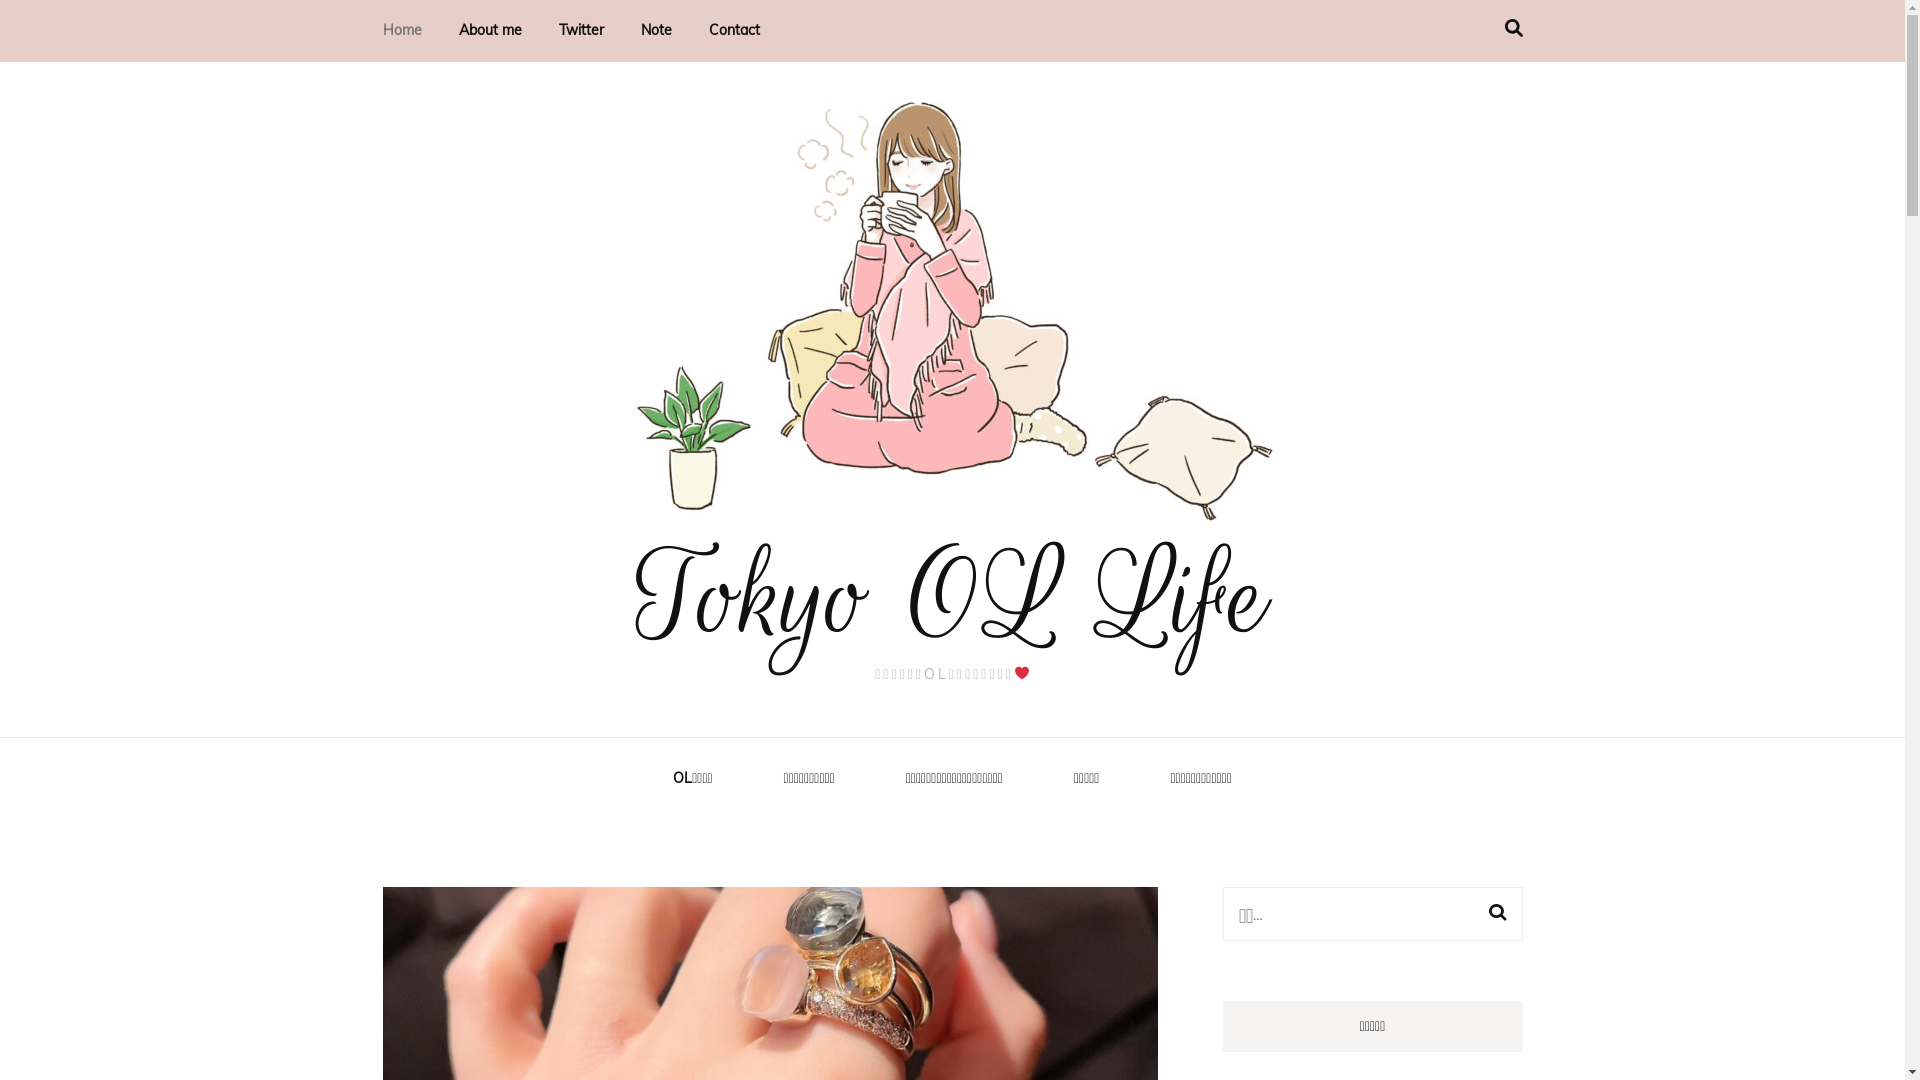 Image resolution: width=1920 pixels, height=1080 pixels. Describe the element at coordinates (732, 30) in the screenshot. I see `'Contact'` at that location.